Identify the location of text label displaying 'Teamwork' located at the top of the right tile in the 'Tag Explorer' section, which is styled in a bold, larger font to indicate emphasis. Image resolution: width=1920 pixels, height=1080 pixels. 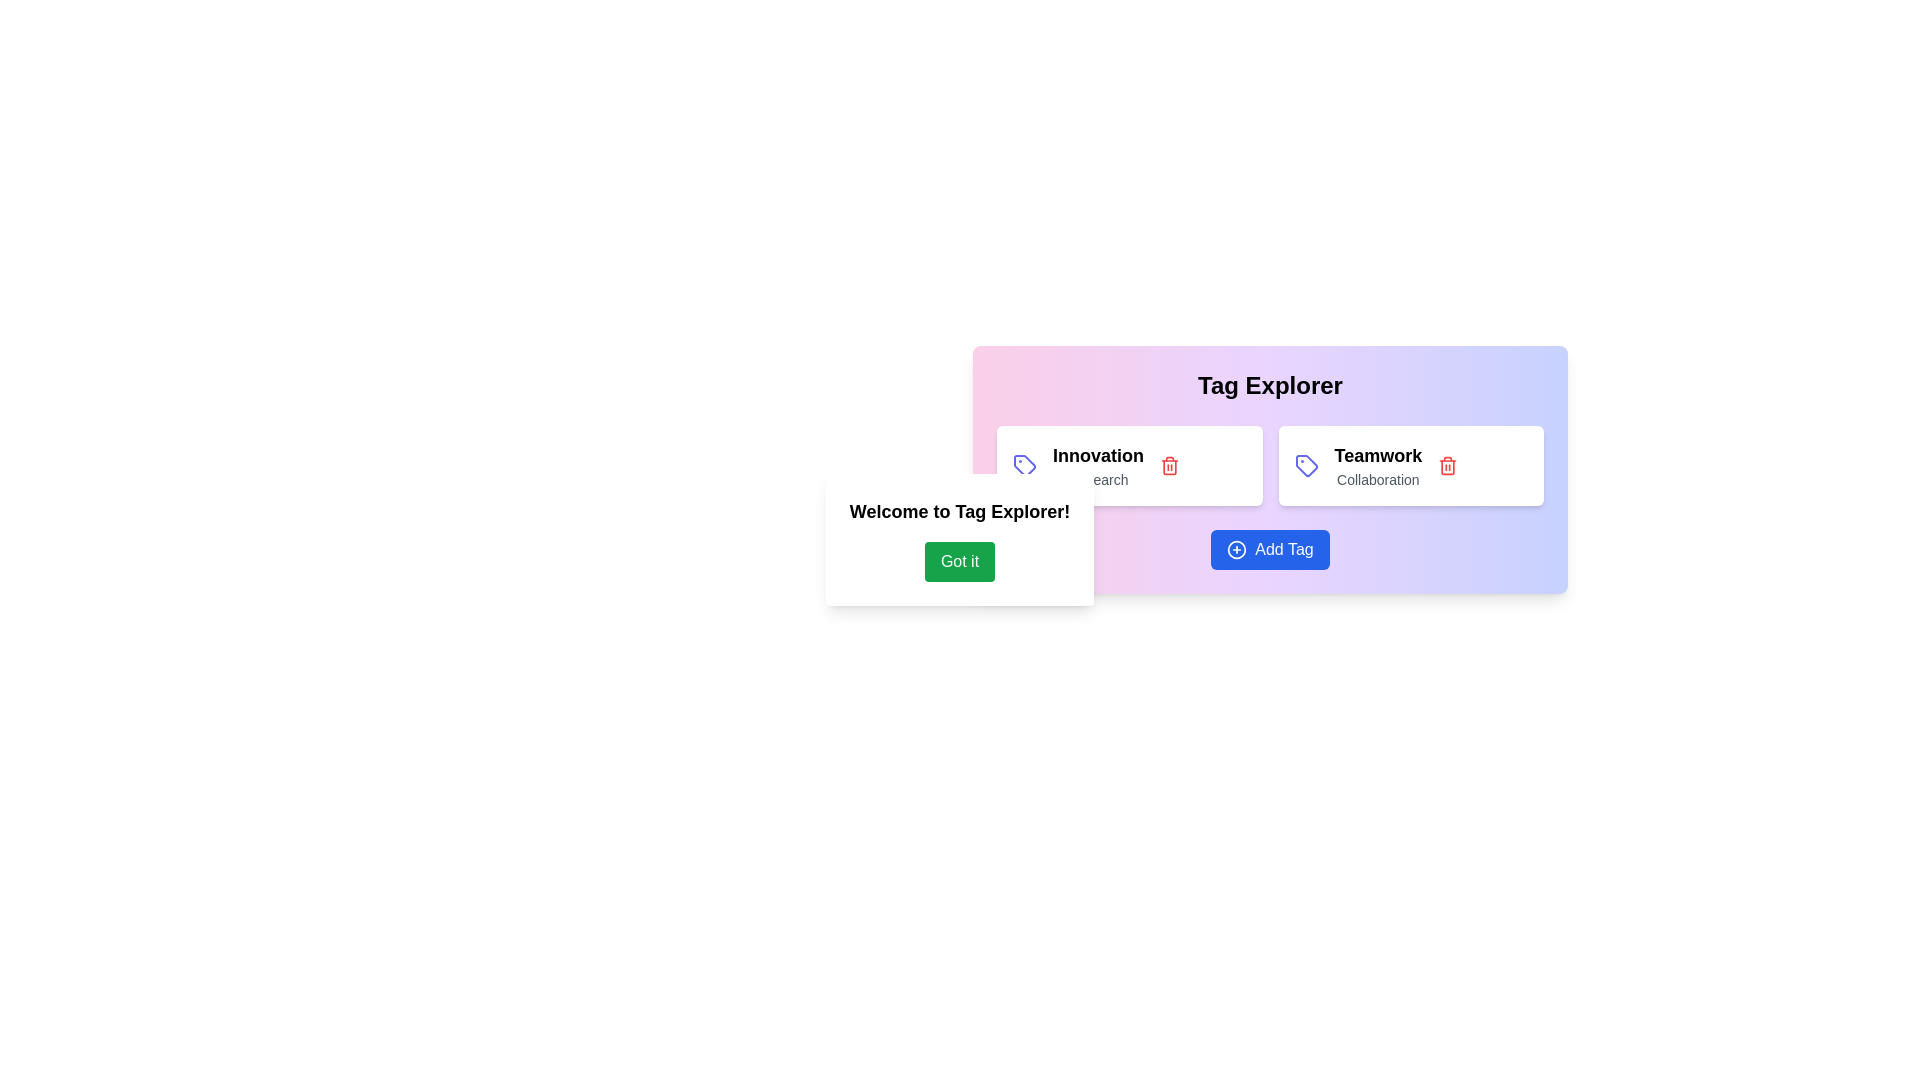
(1377, 455).